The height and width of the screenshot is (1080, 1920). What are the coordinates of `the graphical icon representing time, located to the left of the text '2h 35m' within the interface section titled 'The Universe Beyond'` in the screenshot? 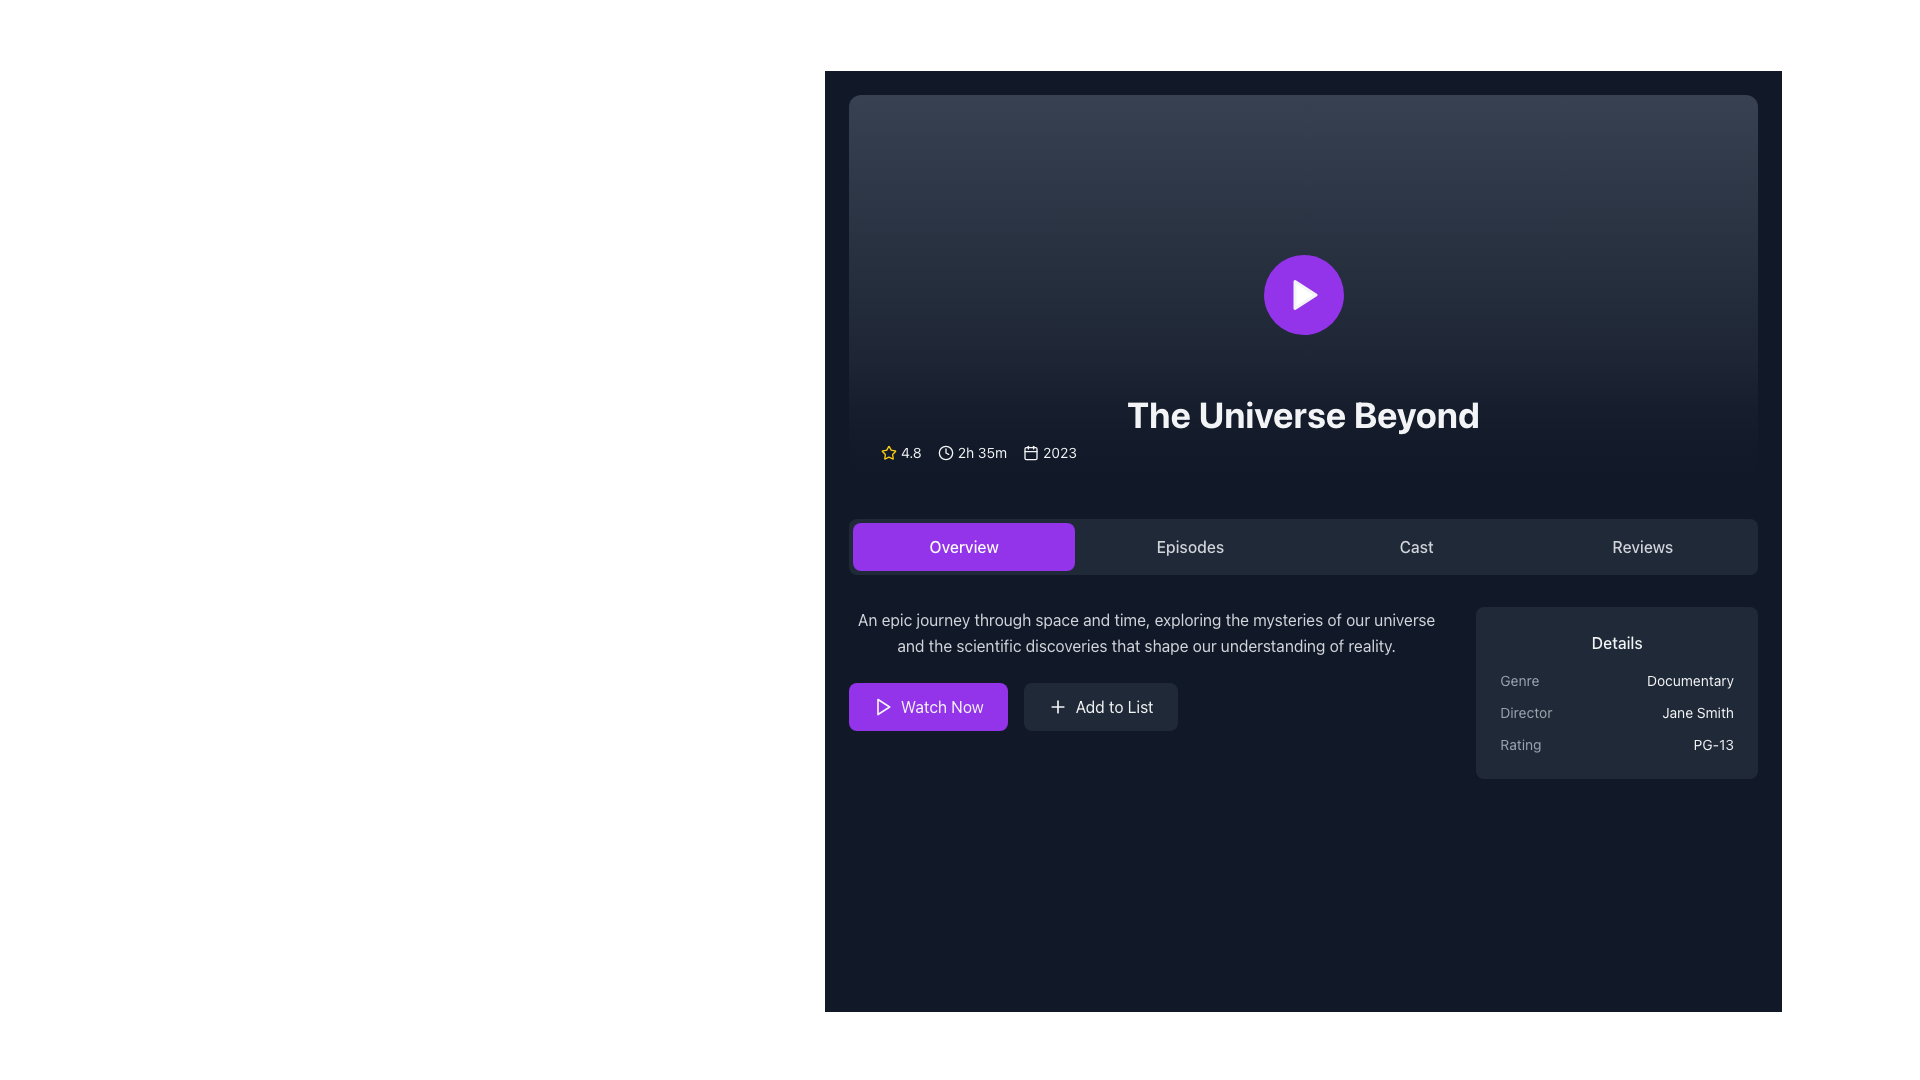 It's located at (944, 452).